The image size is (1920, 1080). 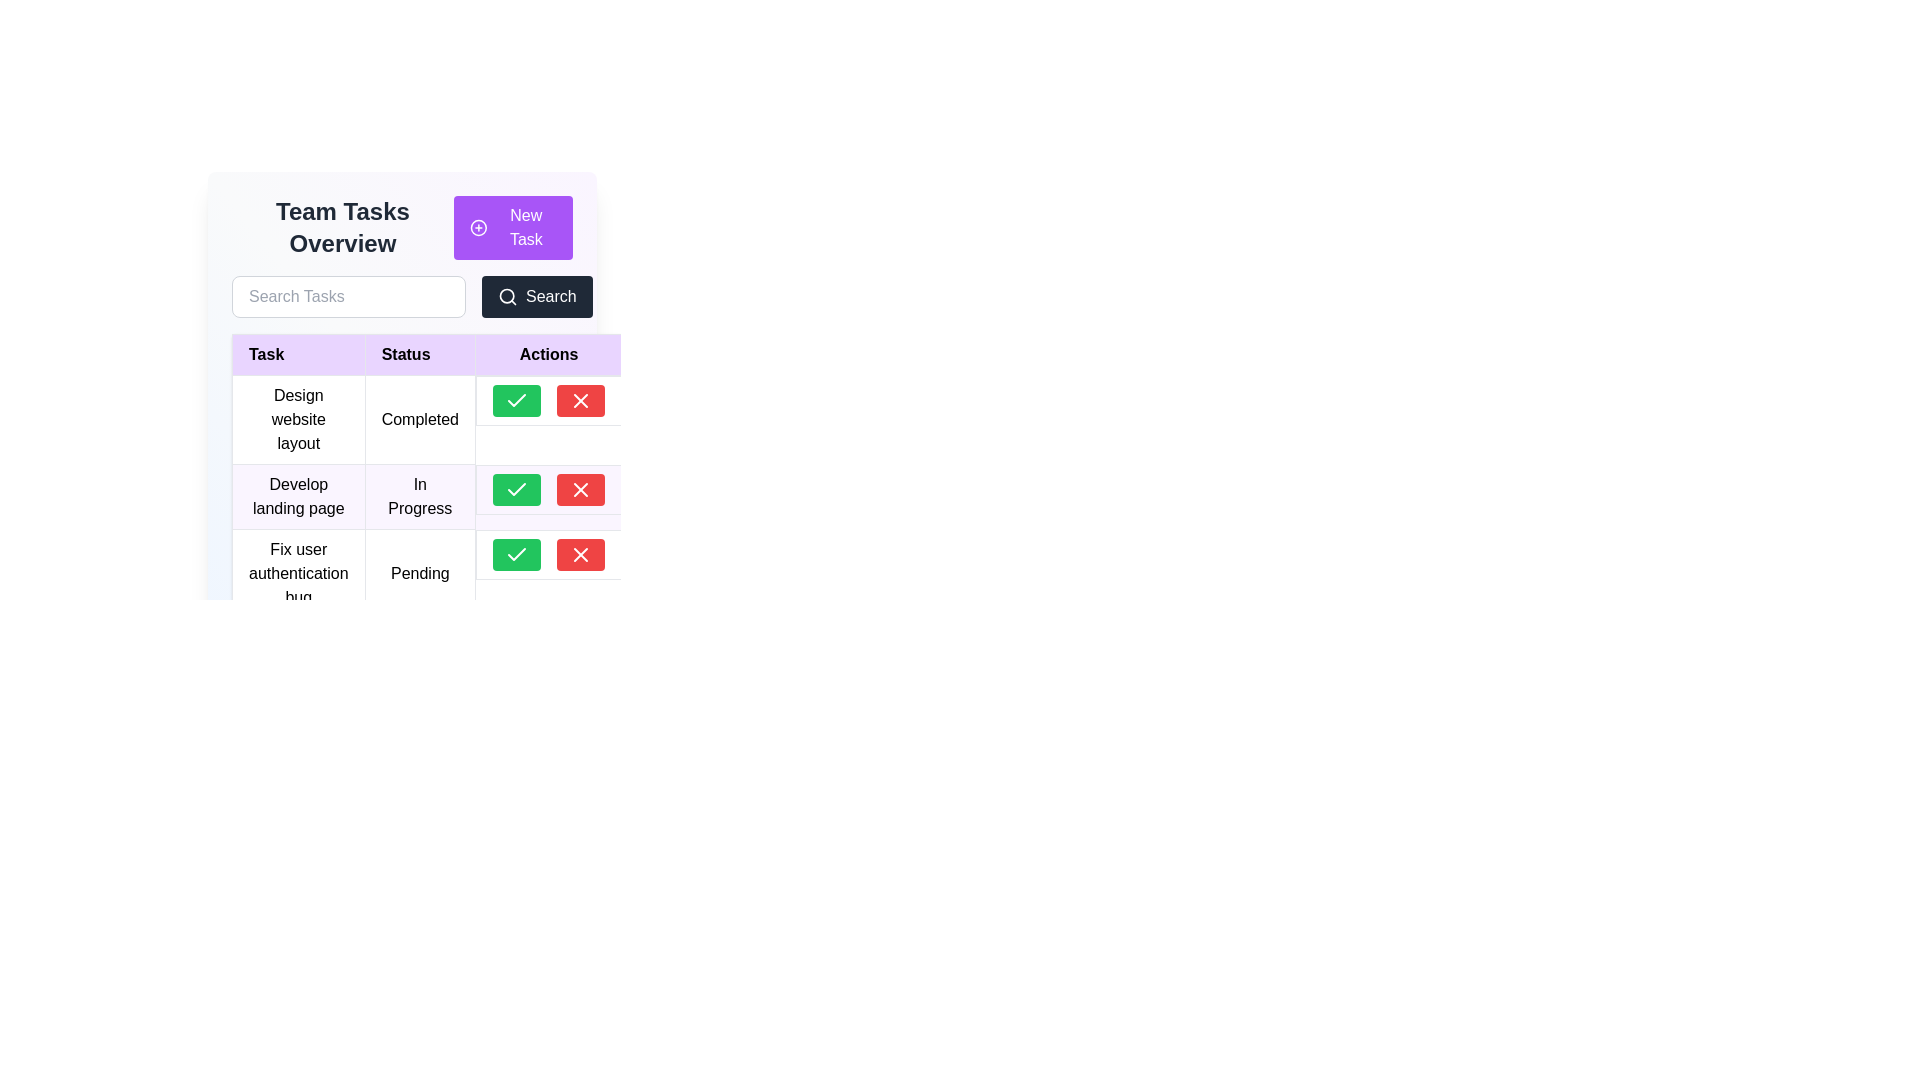 I want to click on the text label displaying the phrase 'Design website layout' located in the first row under the 'Task' heading, so click(x=297, y=419).